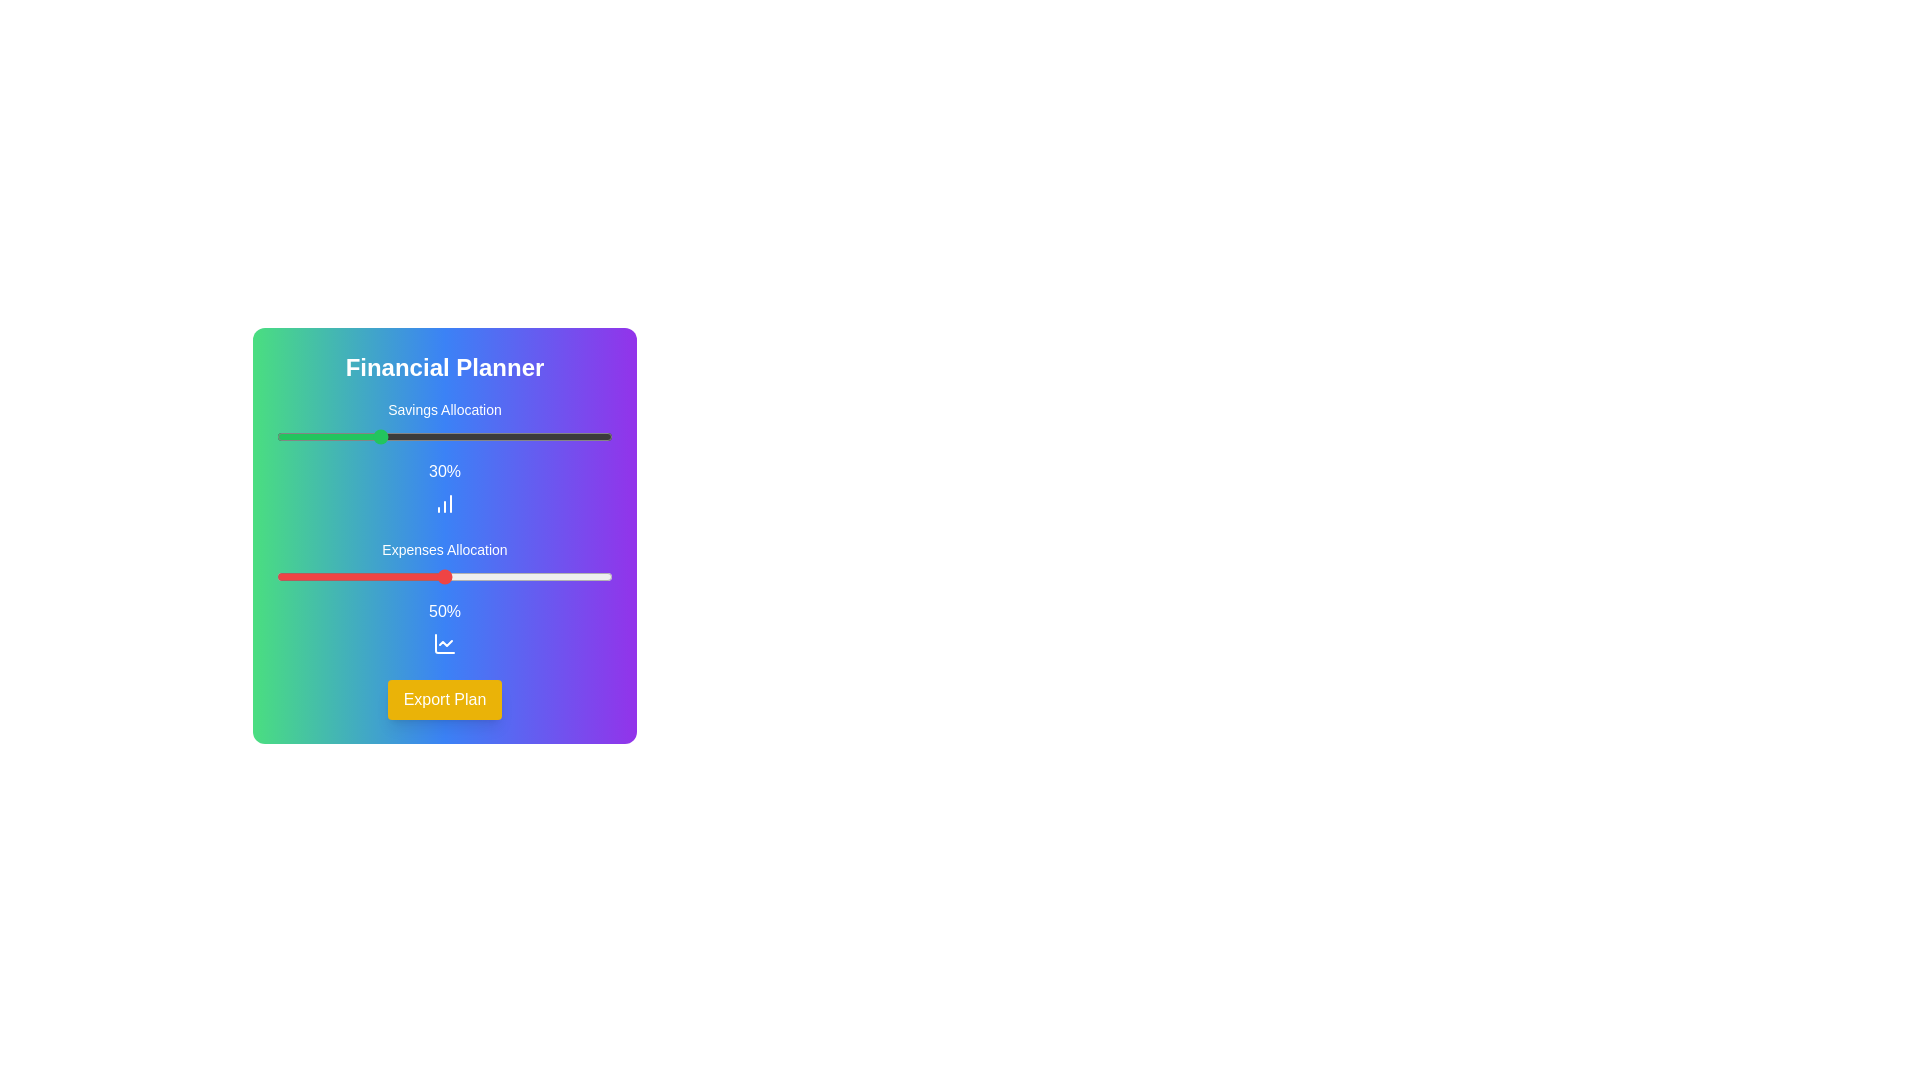 The width and height of the screenshot is (1920, 1080). What do you see at coordinates (444, 367) in the screenshot?
I see `title of the Text Label that serves as a heading for the financial planning content, positioned at the top of its section within a gradient-colored box` at bounding box center [444, 367].